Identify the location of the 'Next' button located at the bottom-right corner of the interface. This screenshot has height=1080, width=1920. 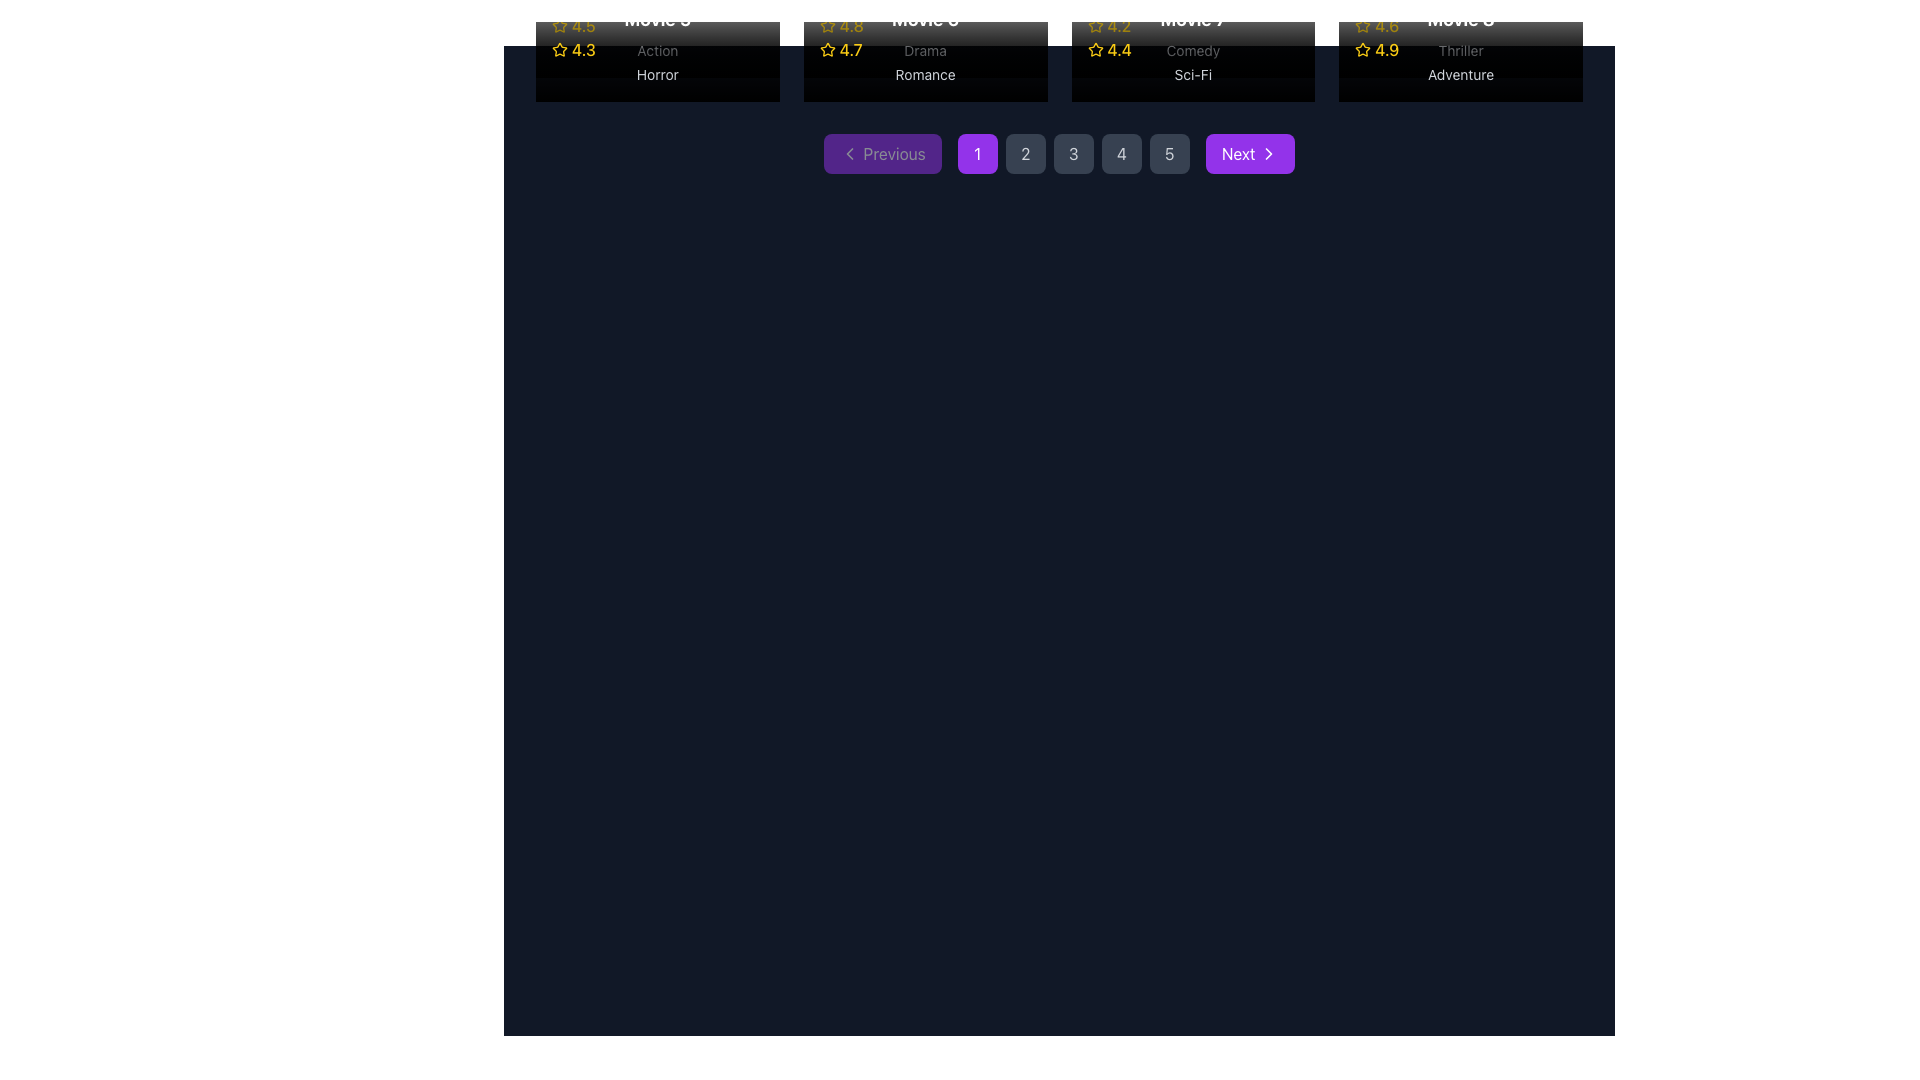
(1268, 153).